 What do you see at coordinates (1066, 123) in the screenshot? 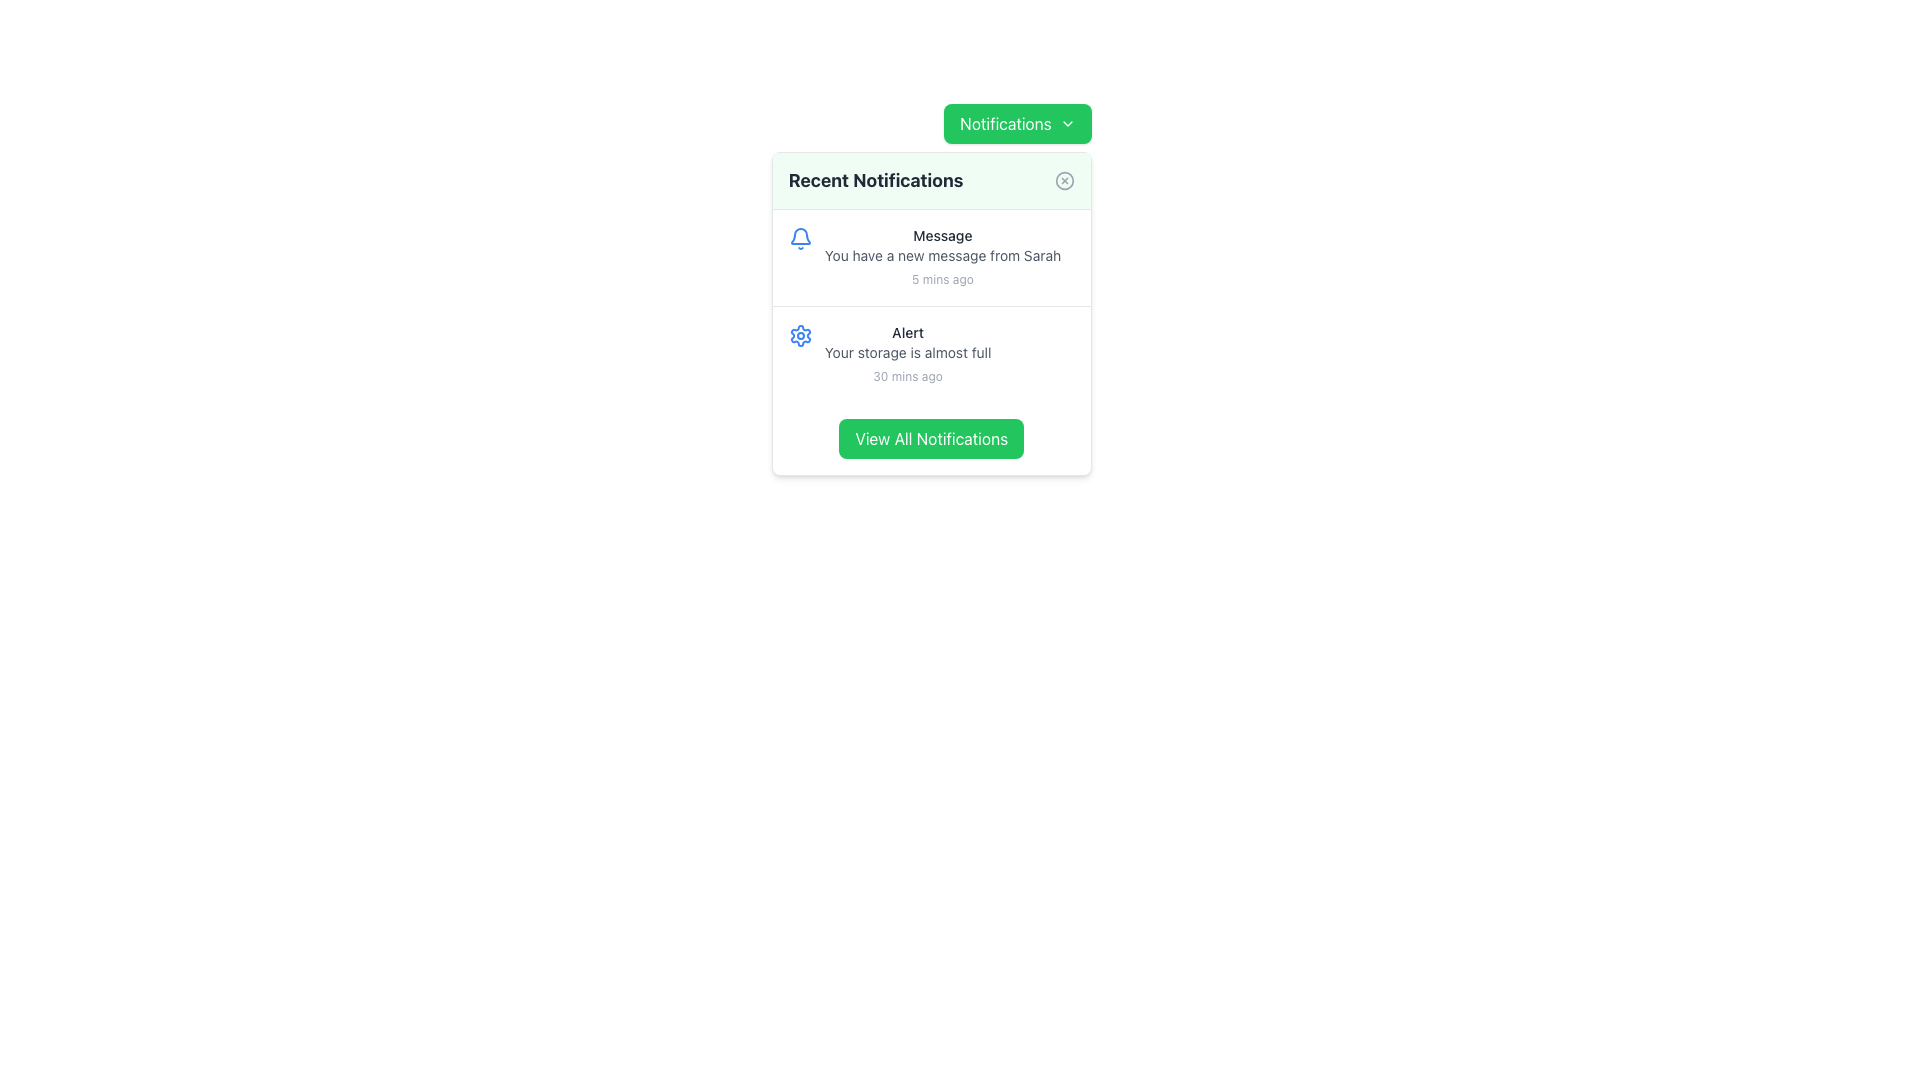
I see `the downward-facing chevron icon located next to the 'Notifications' text on the green button` at bounding box center [1066, 123].